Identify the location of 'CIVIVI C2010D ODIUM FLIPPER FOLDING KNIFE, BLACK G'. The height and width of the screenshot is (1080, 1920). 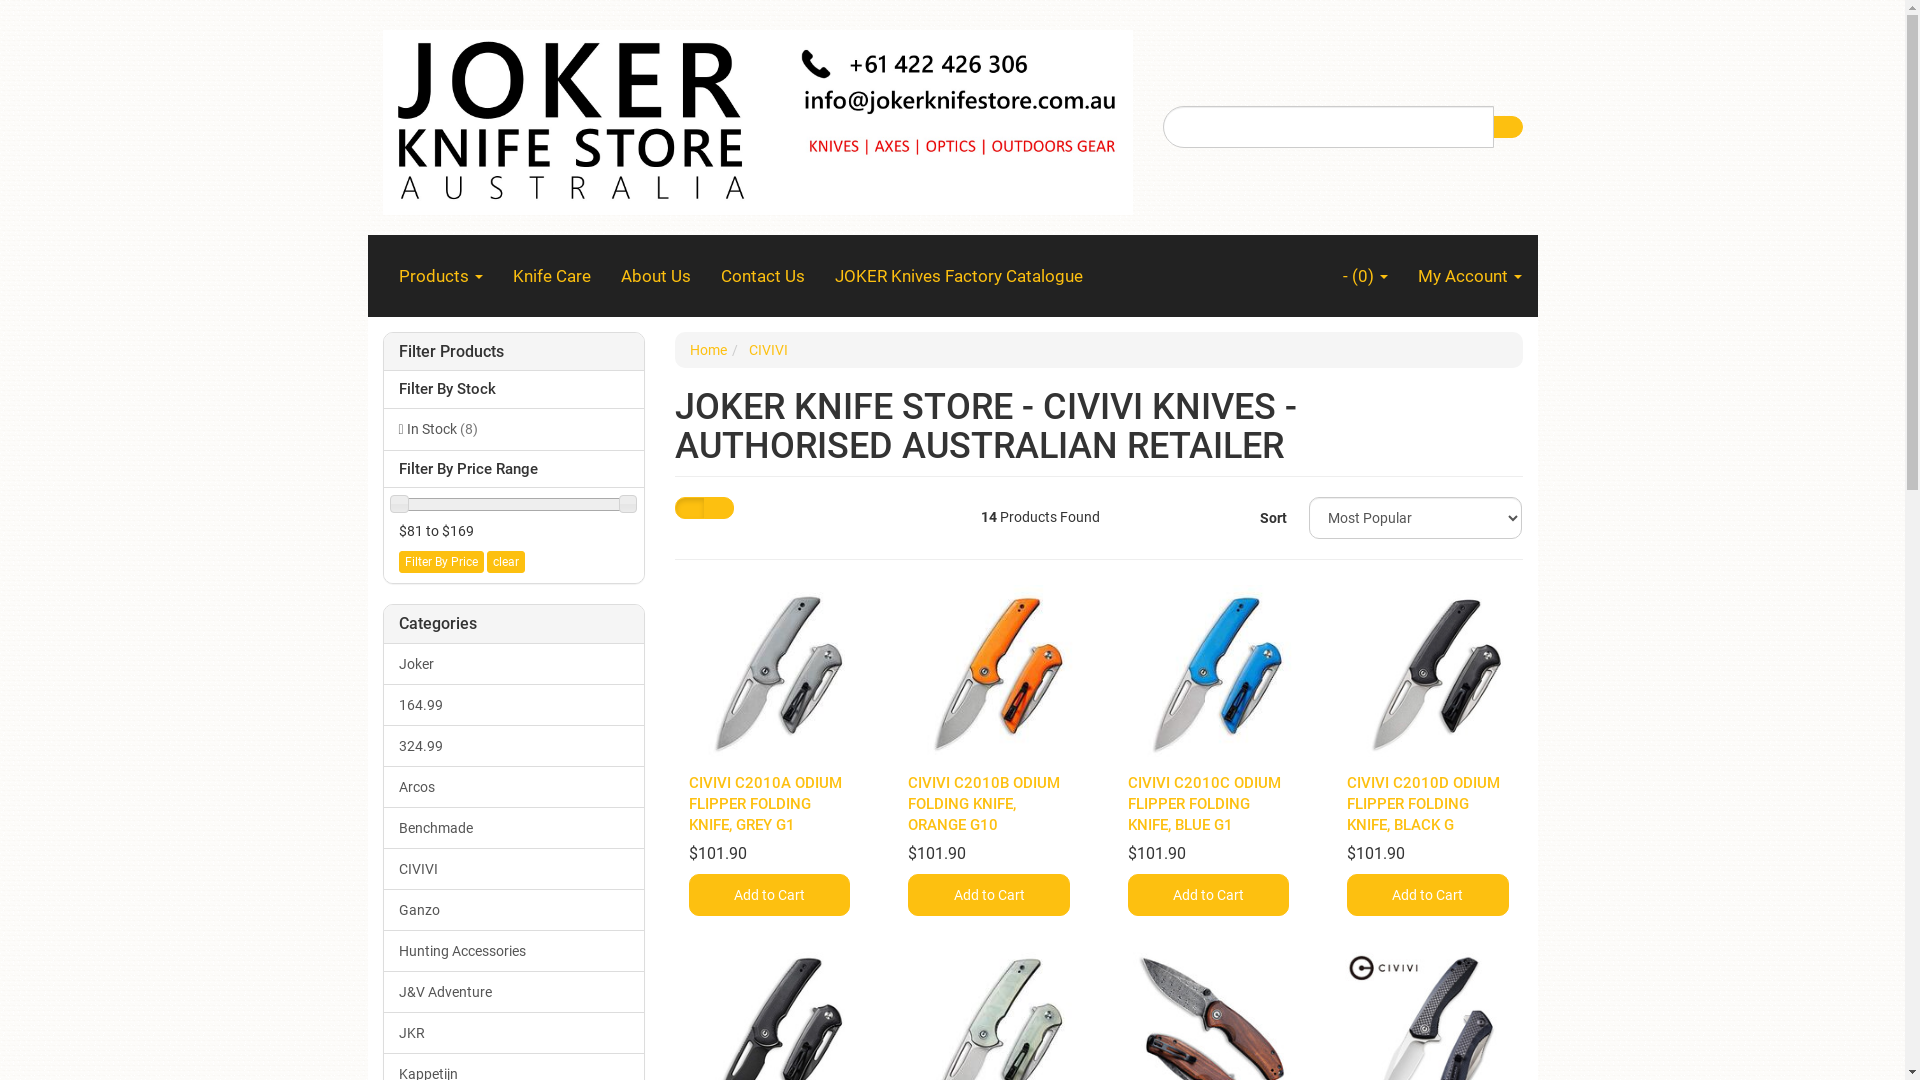
(1422, 802).